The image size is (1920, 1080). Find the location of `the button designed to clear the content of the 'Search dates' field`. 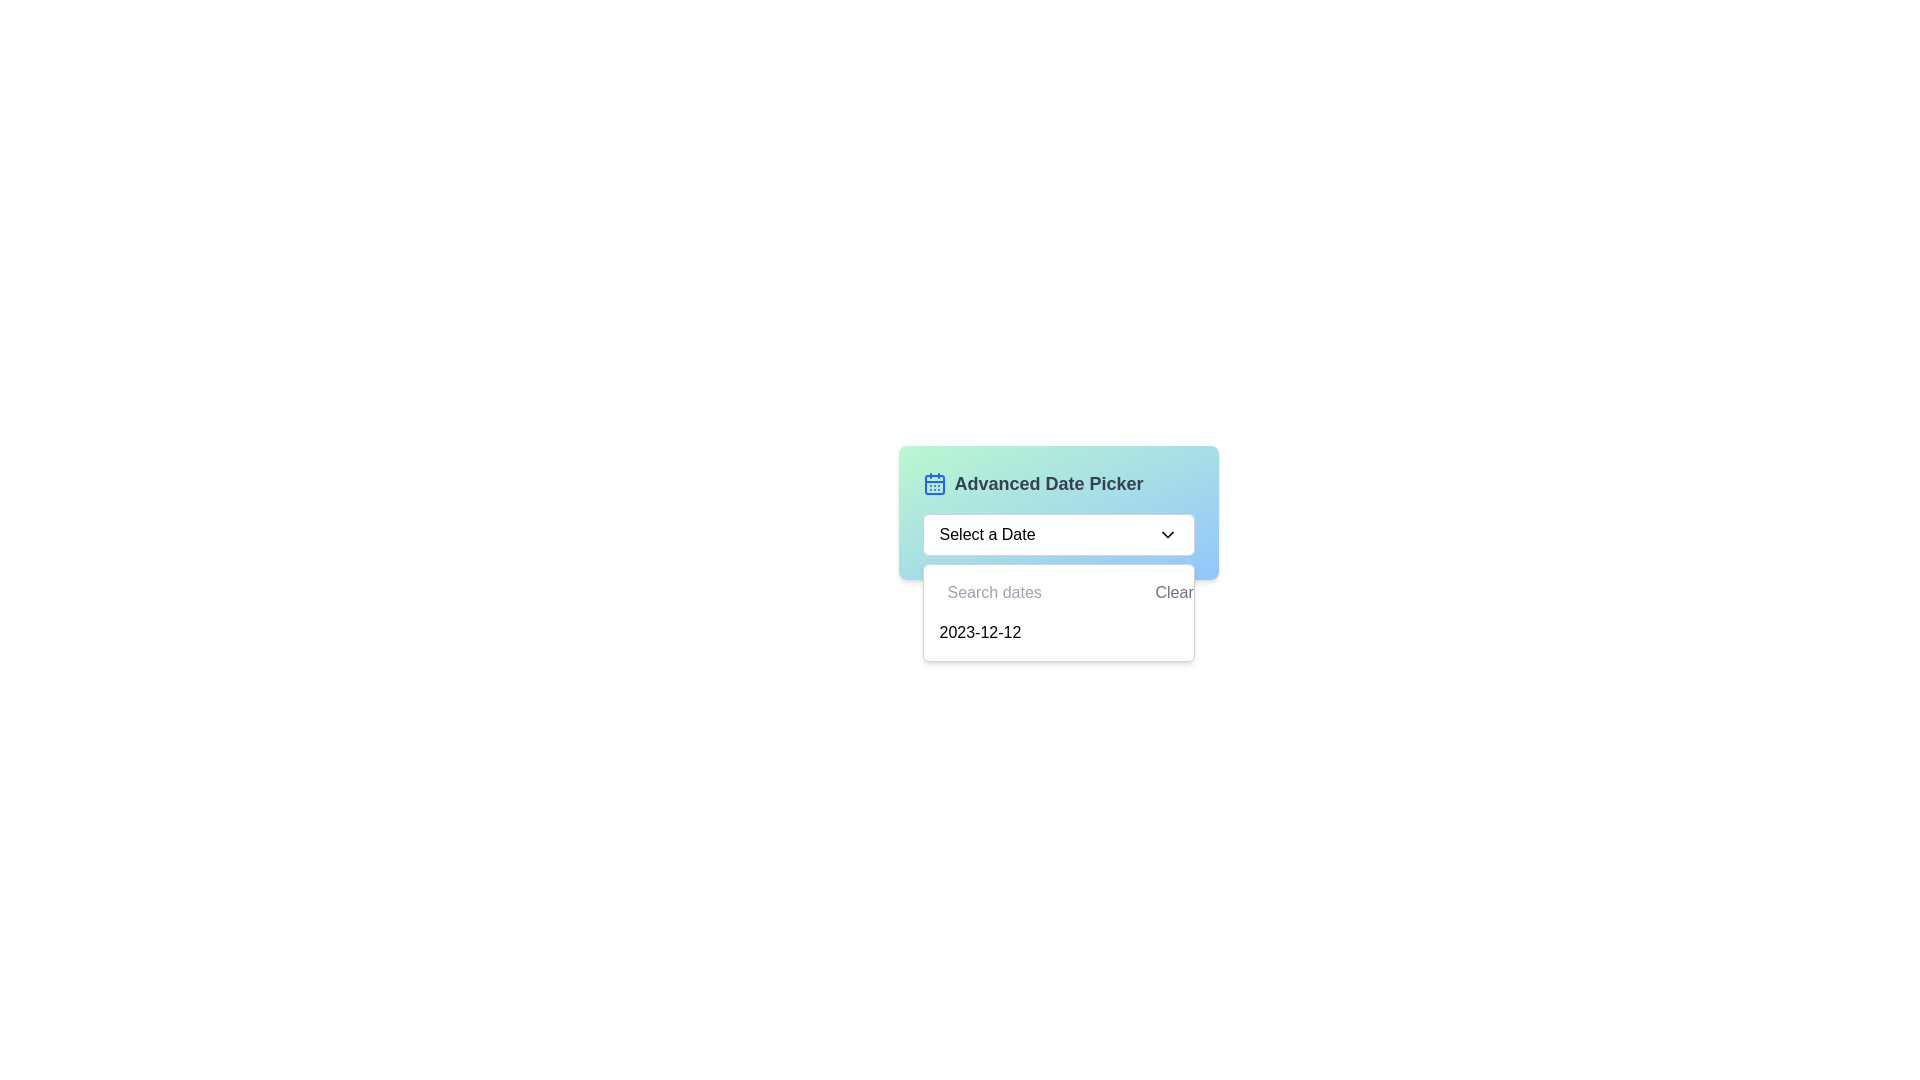

the button designed to clear the content of the 'Search dates' field is located at coordinates (1174, 592).